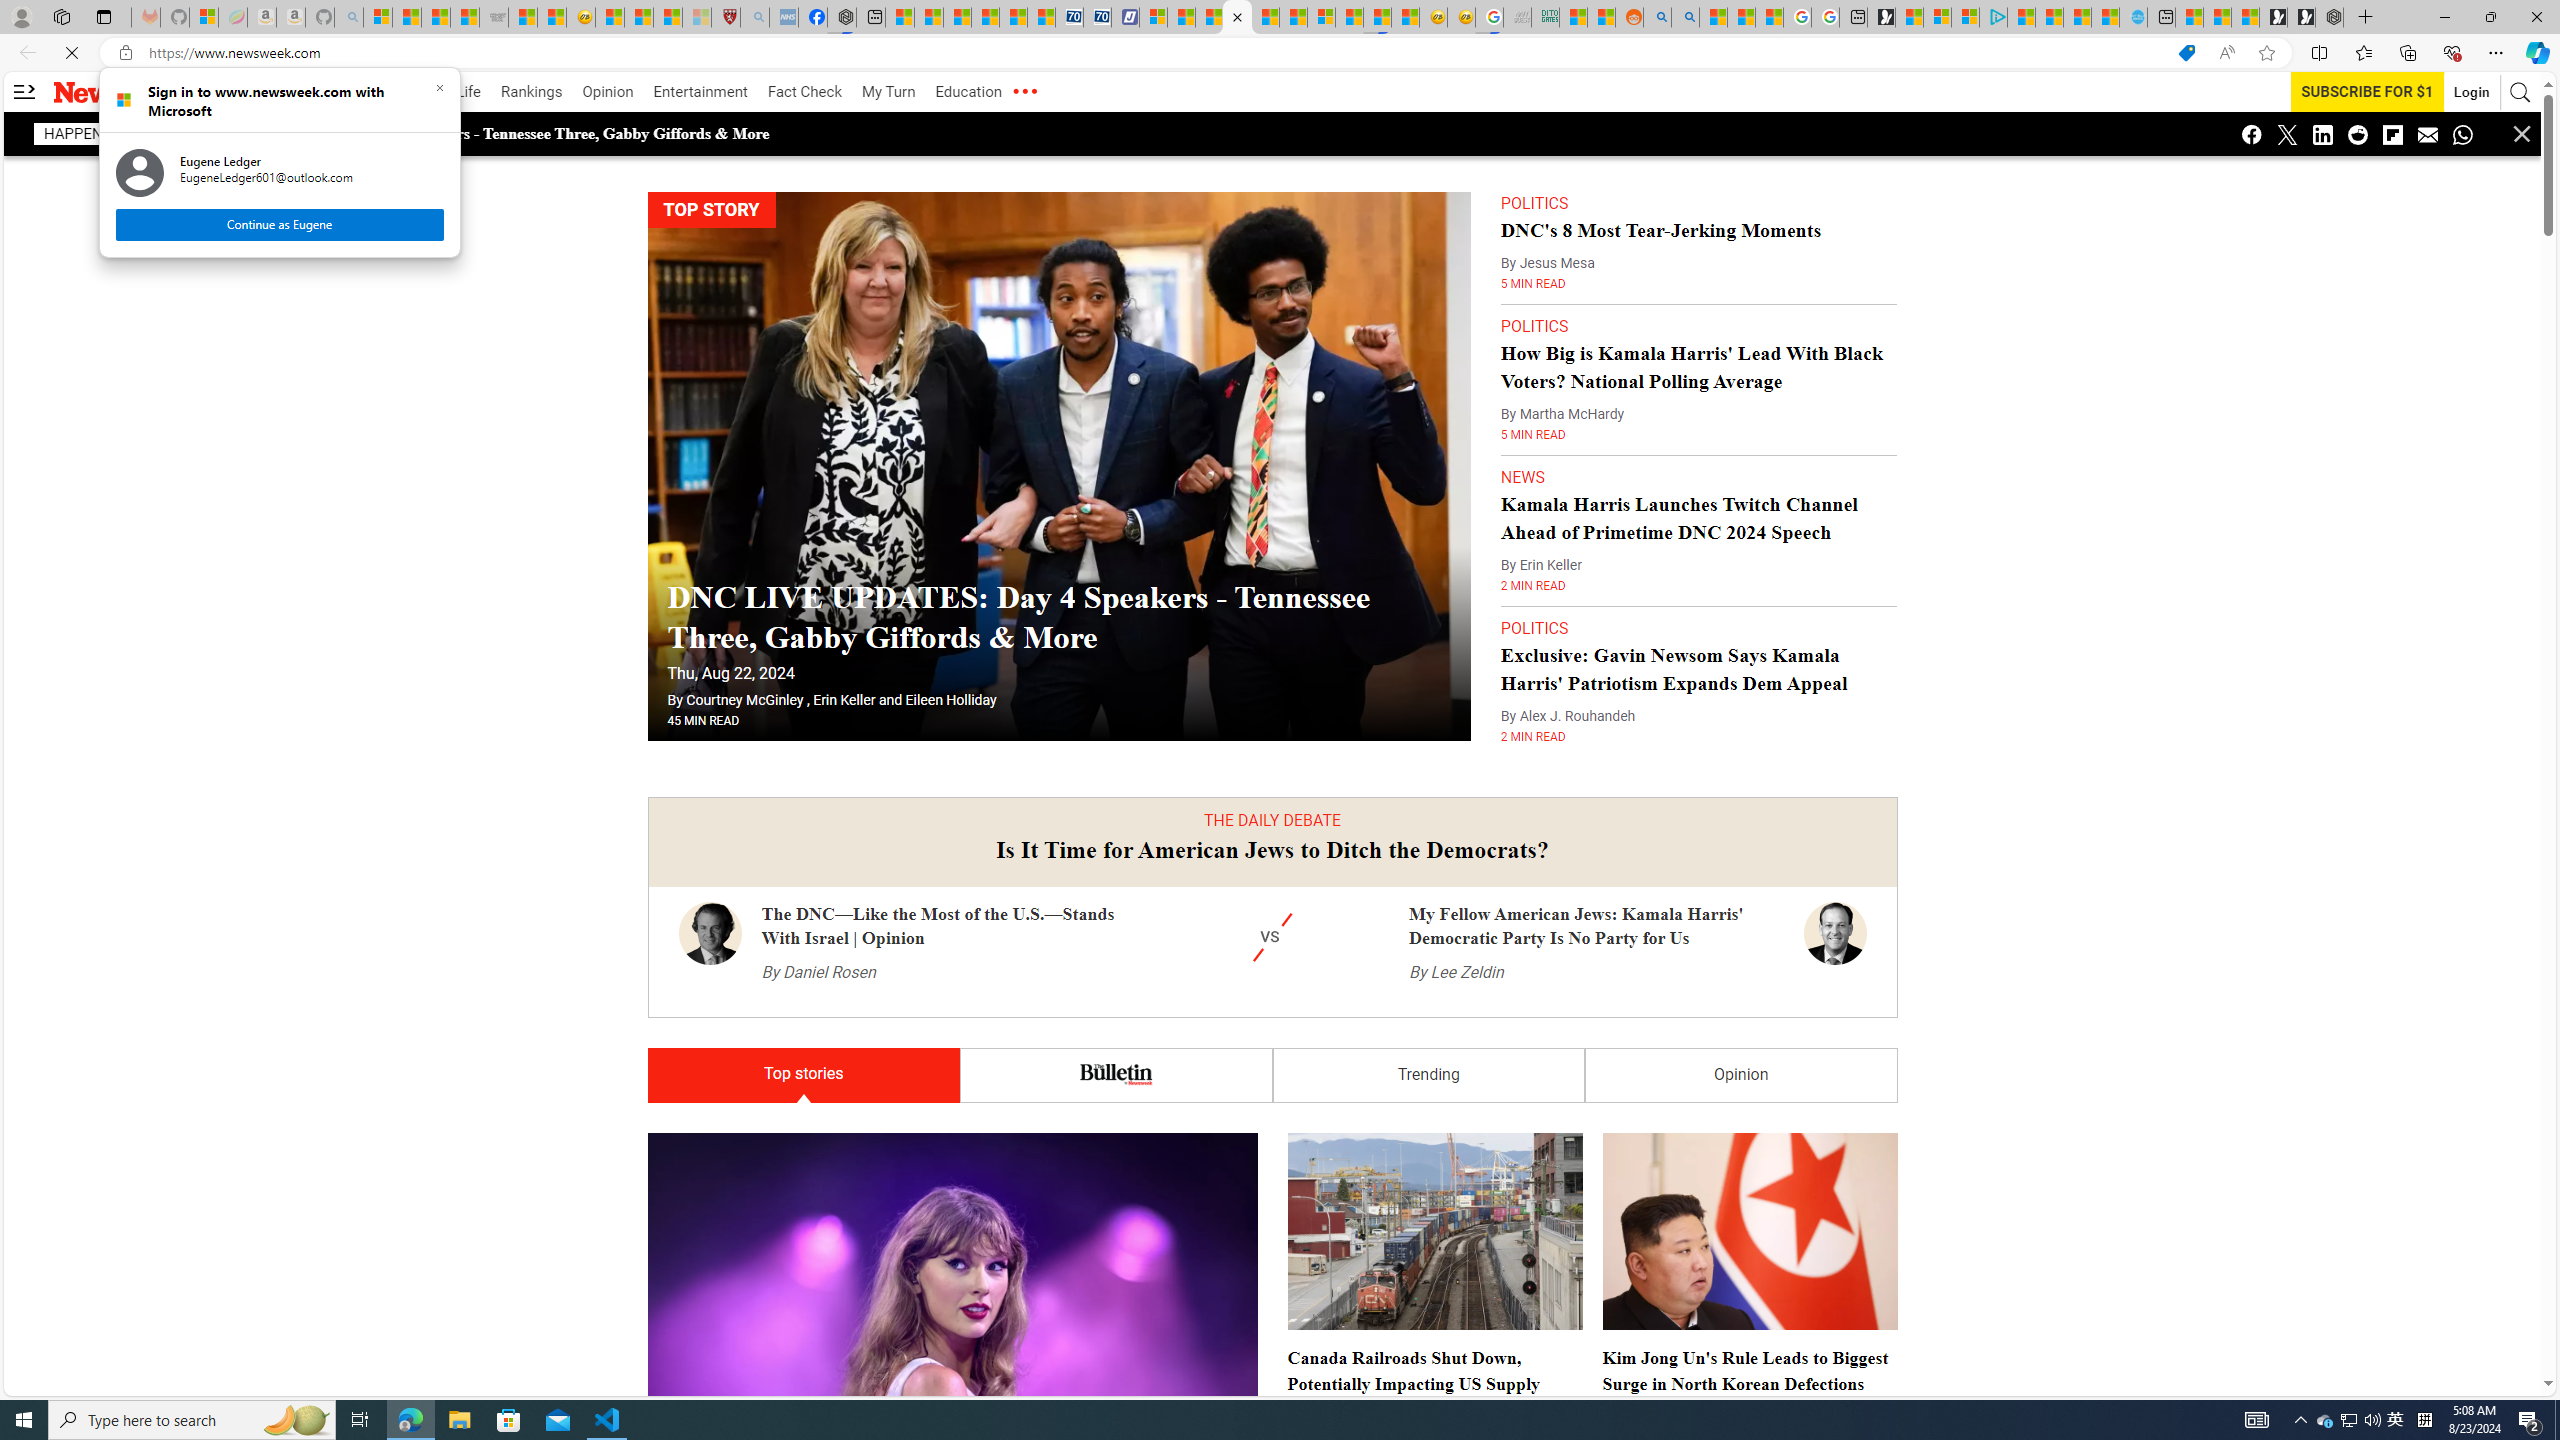  What do you see at coordinates (409, 1418) in the screenshot?
I see `'Microsoft Edge - 1 running window'` at bounding box center [409, 1418].